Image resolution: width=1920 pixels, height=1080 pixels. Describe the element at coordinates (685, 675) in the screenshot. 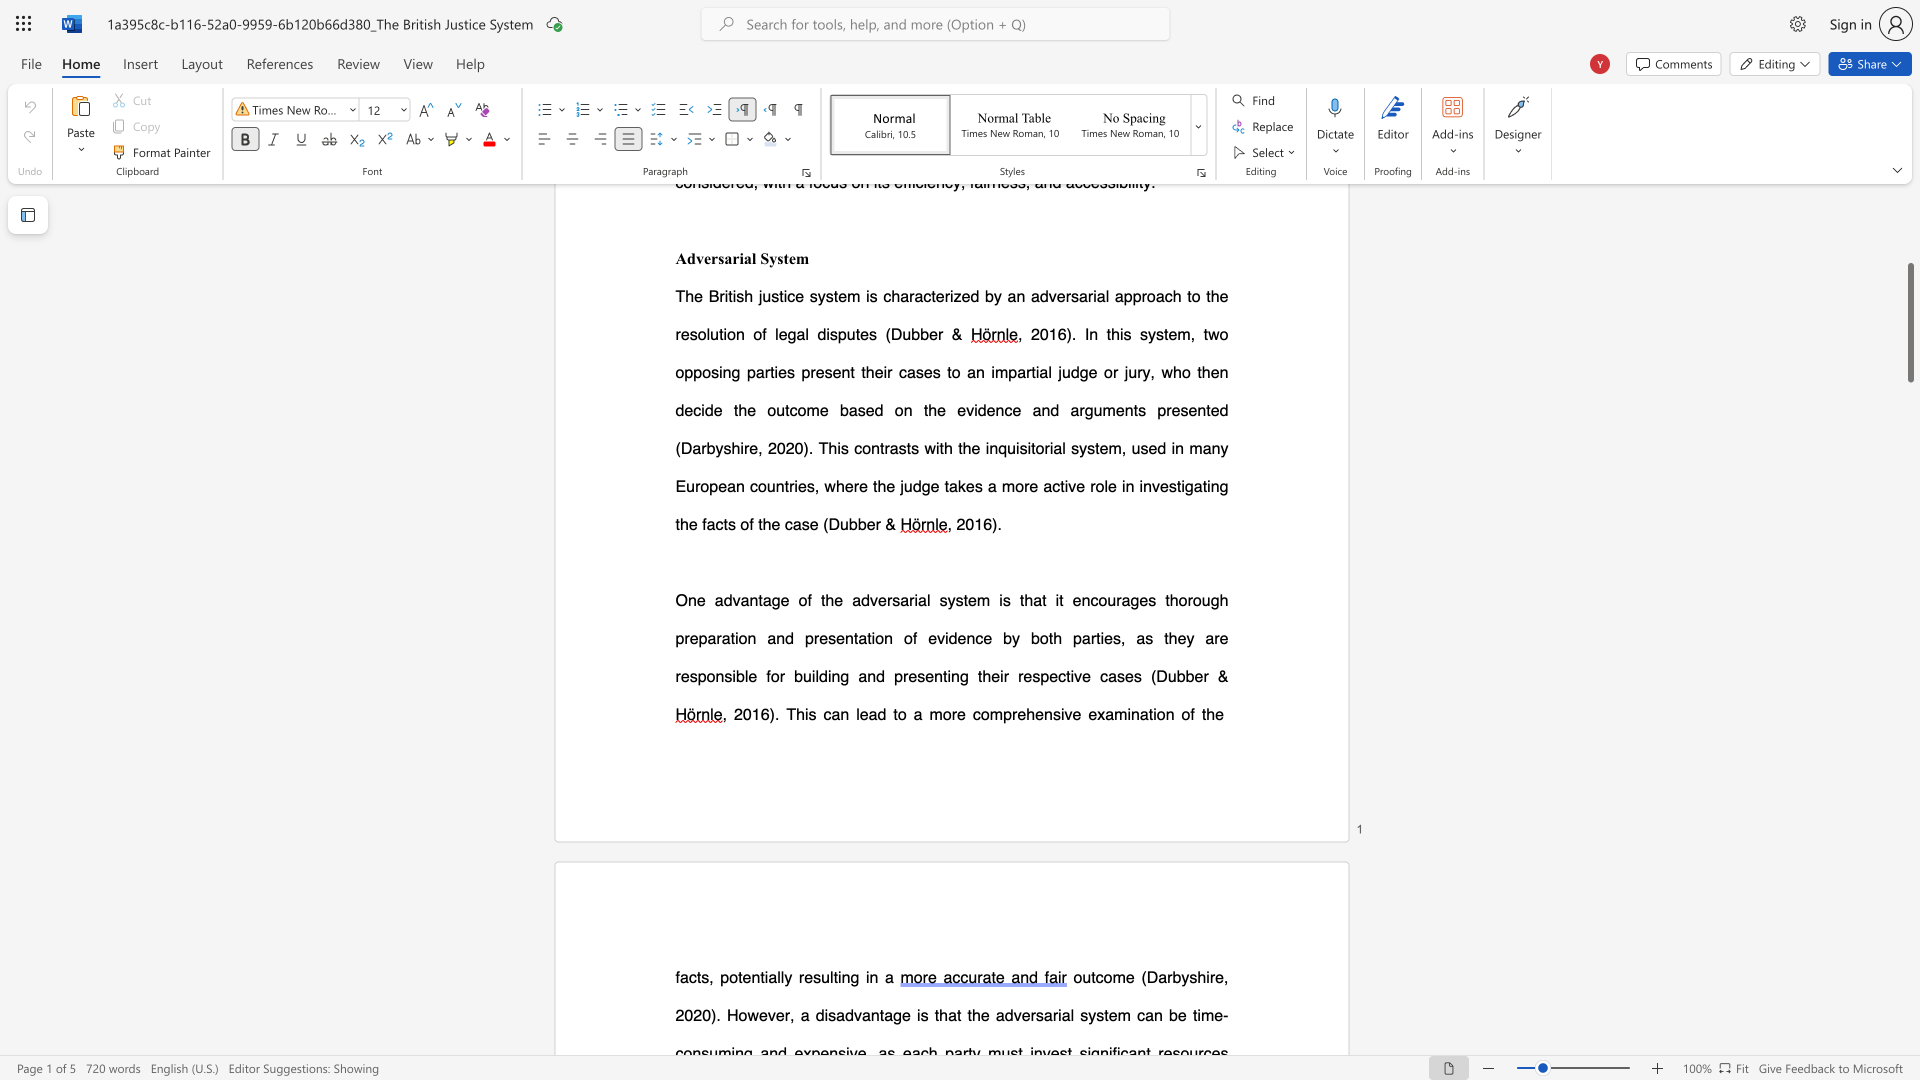

I see `the 2th character "e" in the text` at that location.